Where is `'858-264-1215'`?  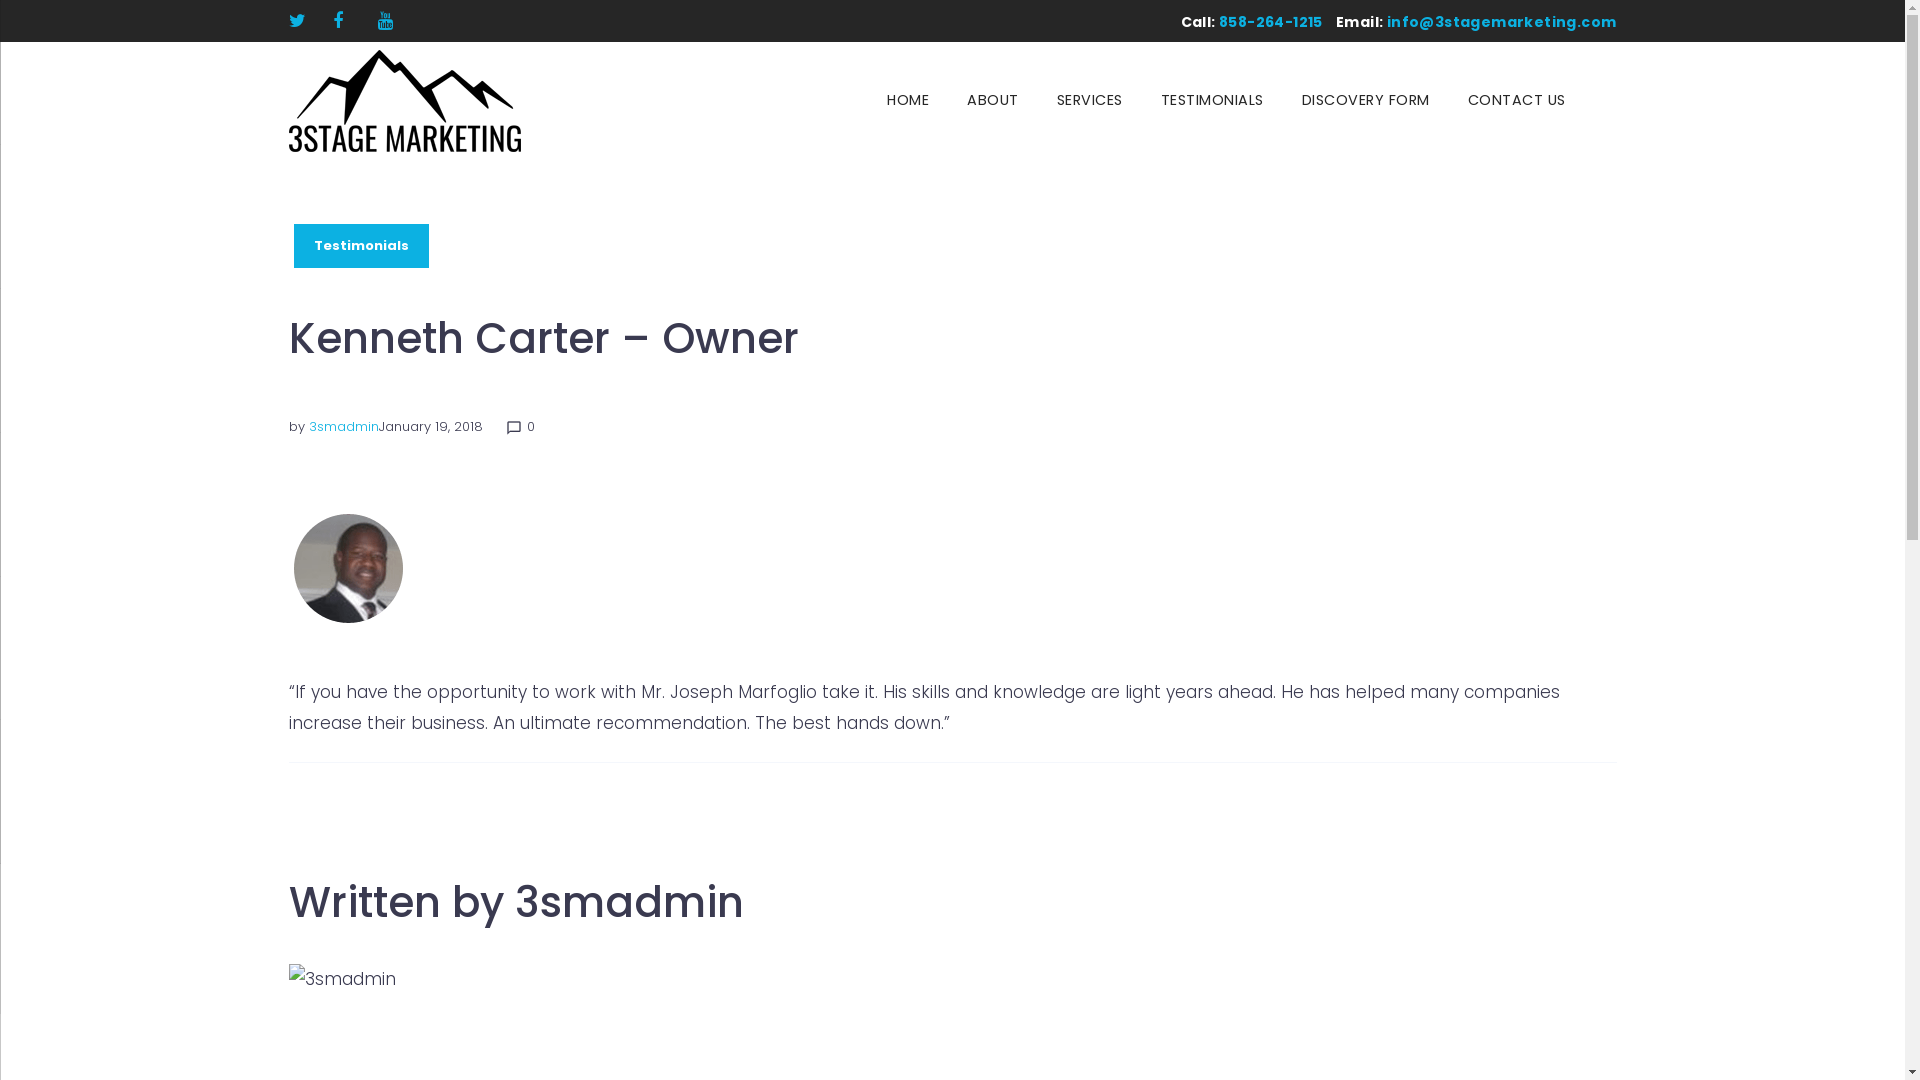
'858-264-1215' is located at coordinates (1270, 22).